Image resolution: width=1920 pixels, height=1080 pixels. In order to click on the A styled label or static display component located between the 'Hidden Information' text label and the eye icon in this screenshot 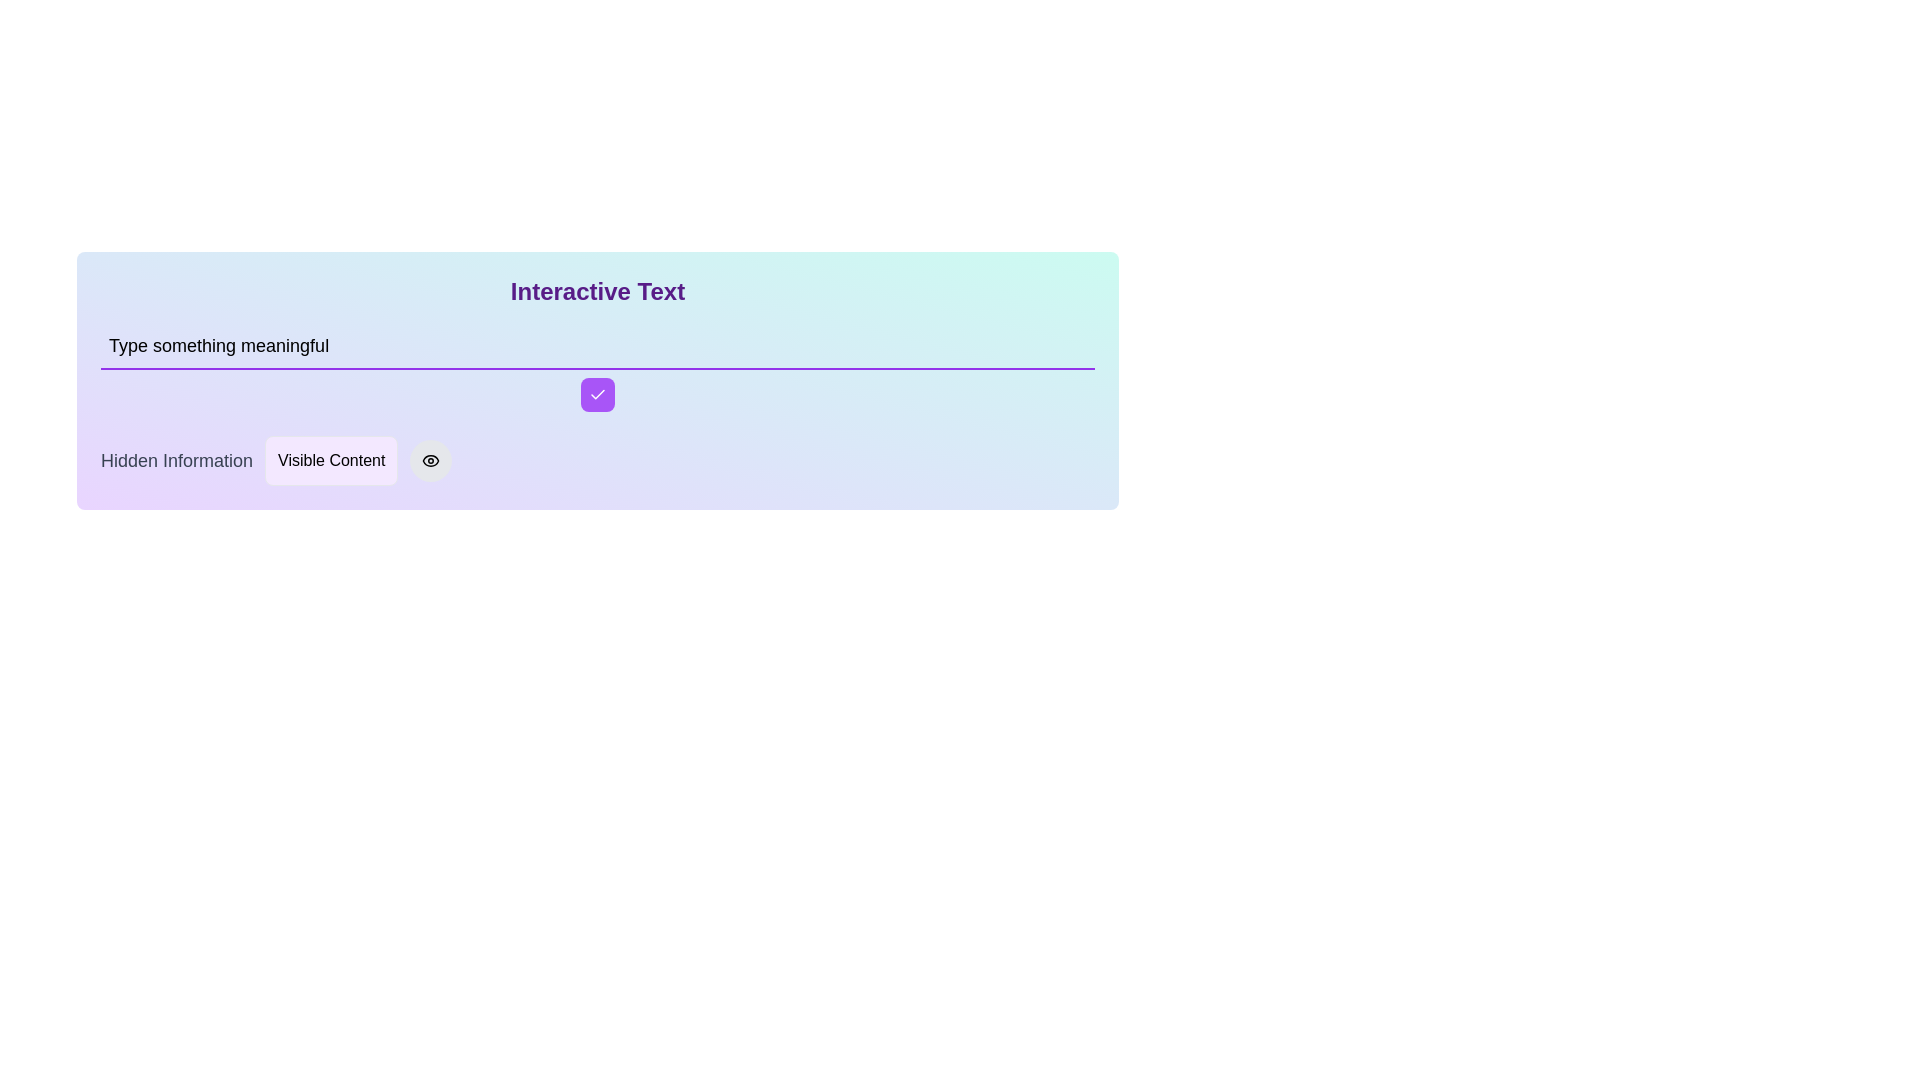, I will do `click(331, 461)`.